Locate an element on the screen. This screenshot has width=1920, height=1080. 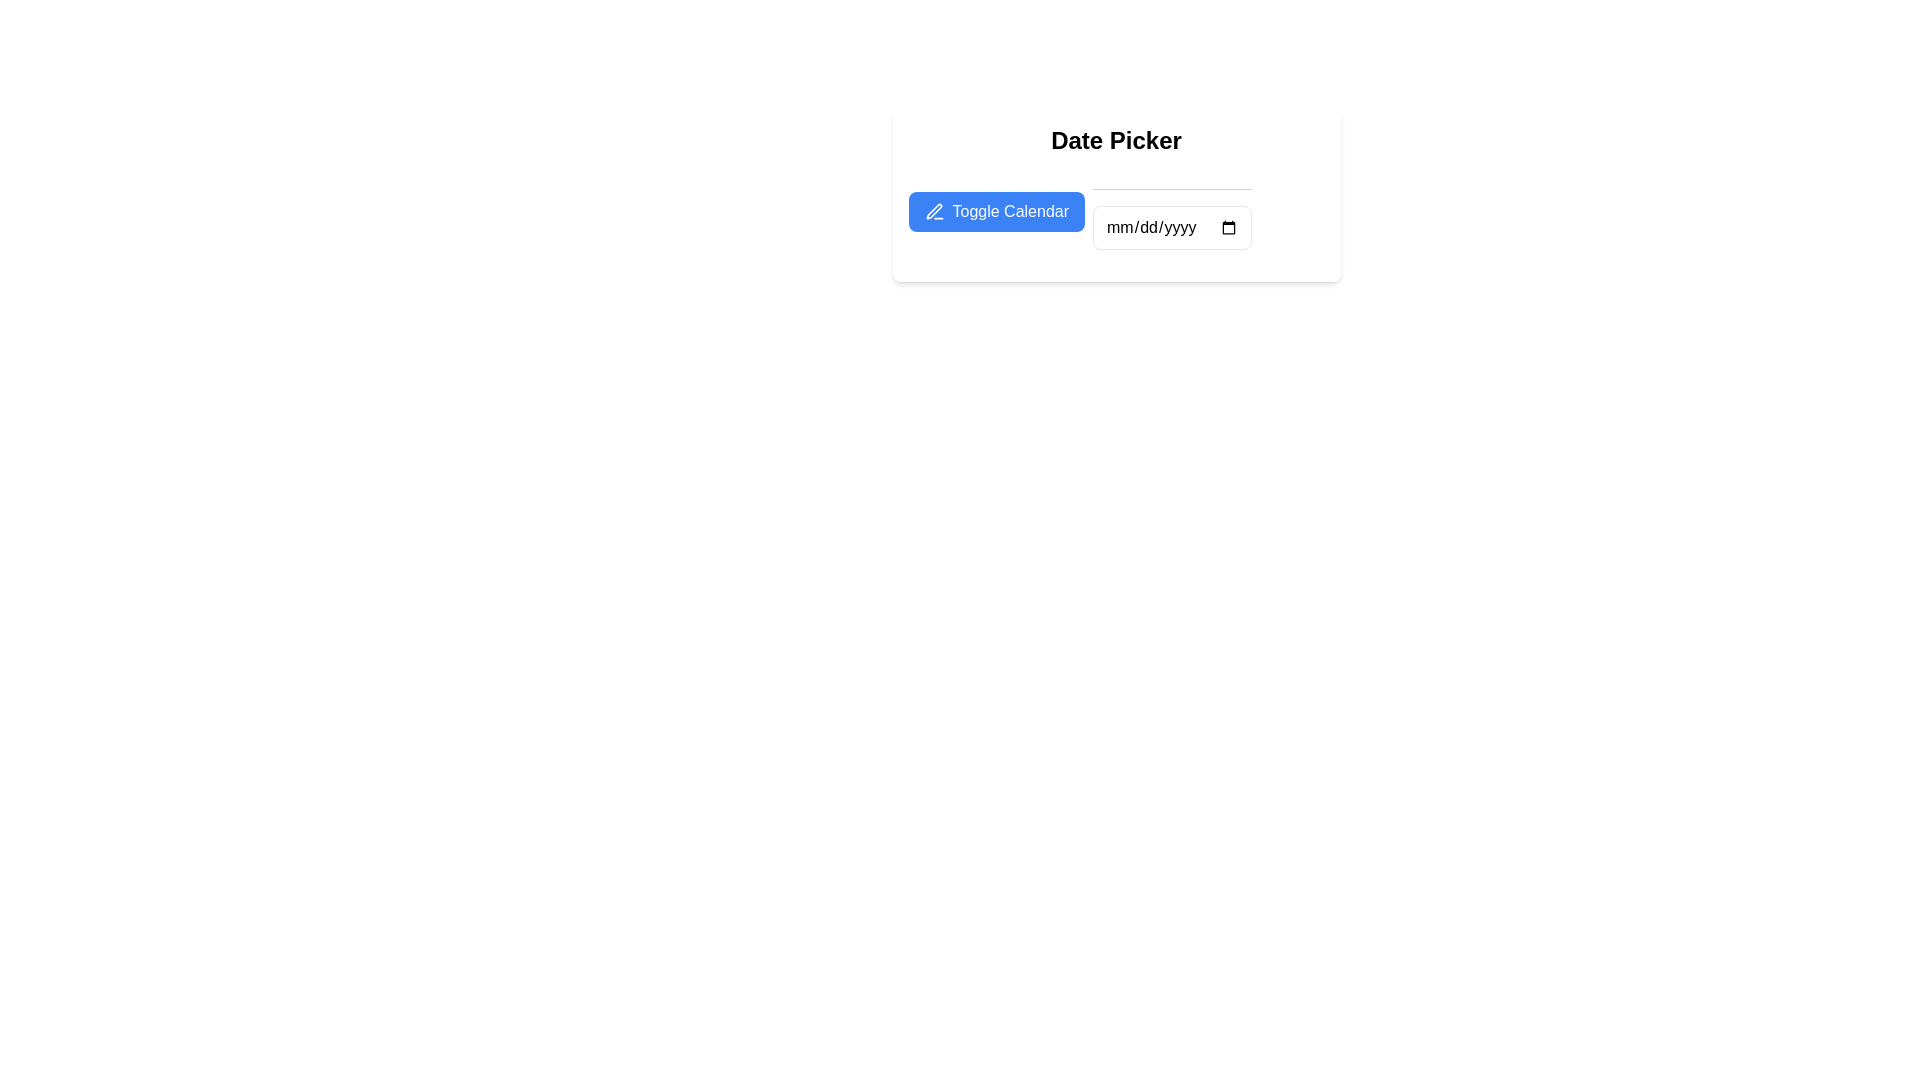
the 'Toggle Calendar' button, which is a rectangular button with rounded corners, solid blue color, and a white pen icon on the left, located under the 'Date Picker' header is located at coordinates (996, 211).